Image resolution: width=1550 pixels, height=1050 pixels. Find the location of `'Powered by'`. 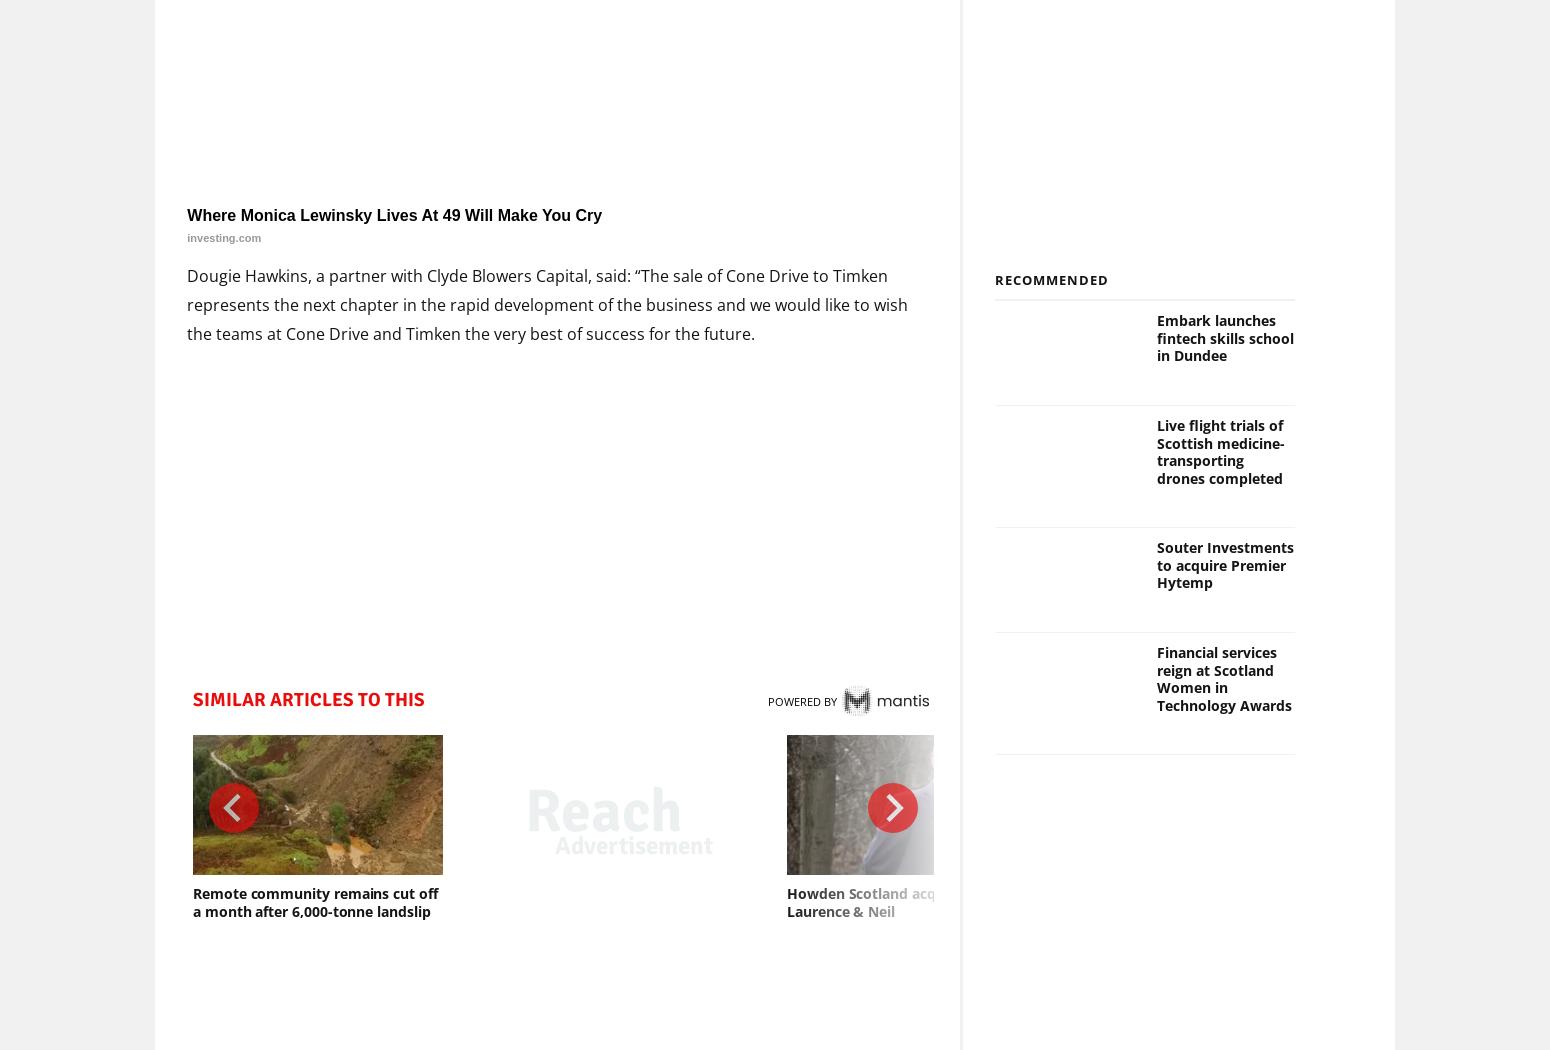

'Powered by' is located at coordinates (800, 700).